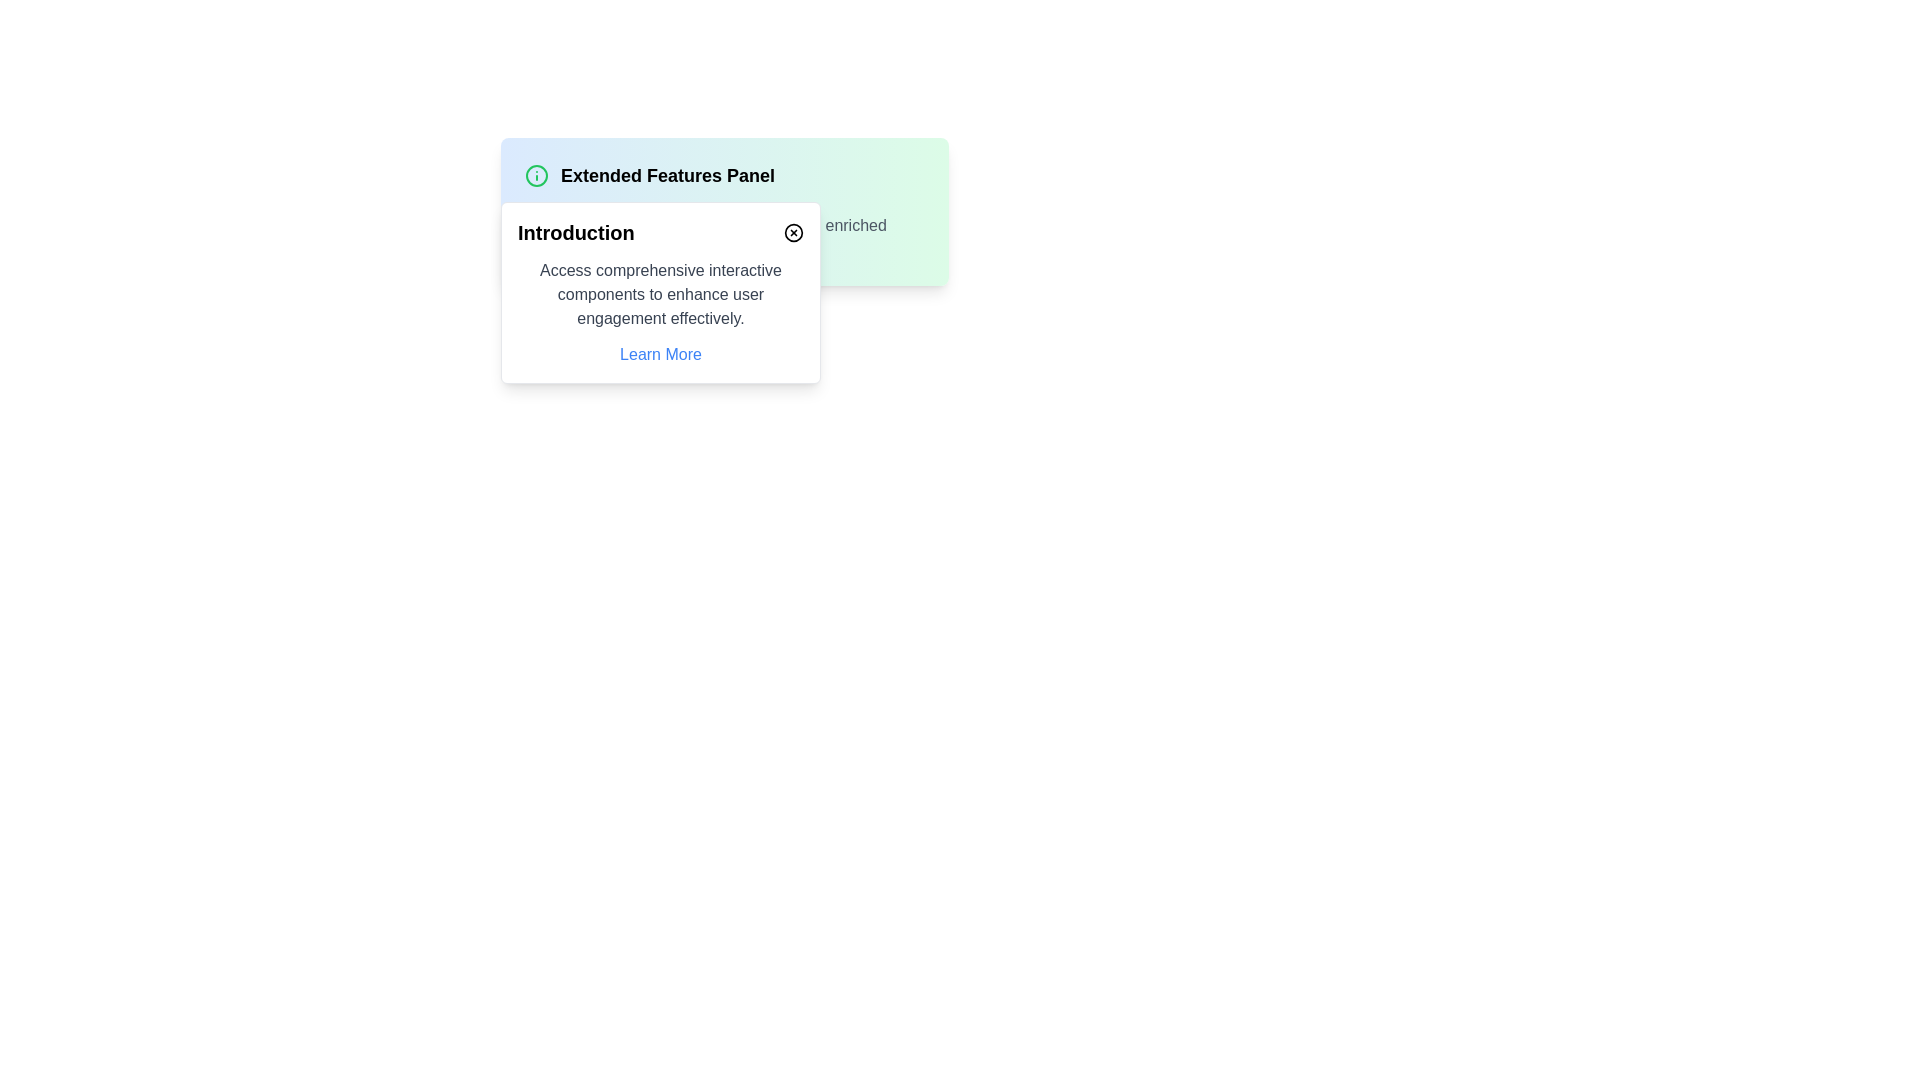 This screenshot has width=1920, height=1080. What do you see at coordinates (792, 231) in the screenshot?
I see `the decorative icon located in the top-right corner of the contextual informational card` at bounding box center [792, 231].